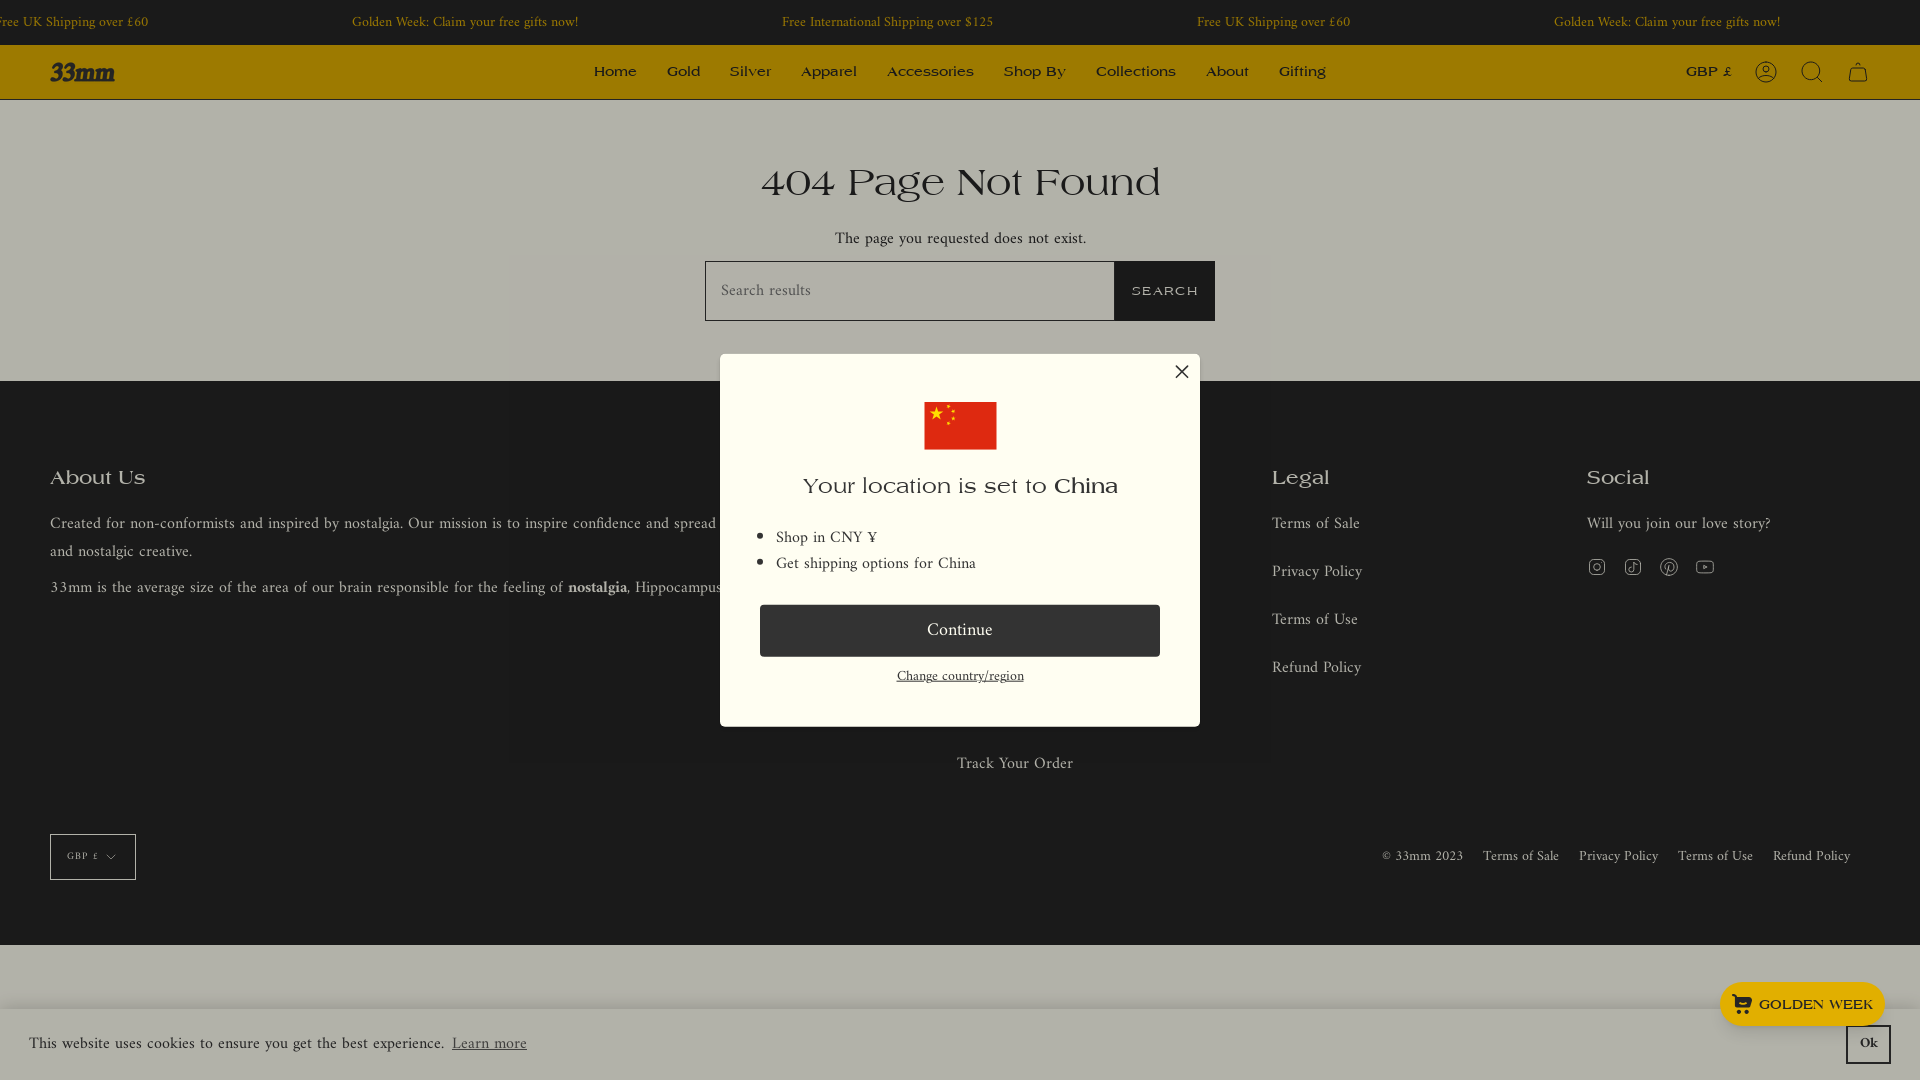  Describe the element at coordinates (1019, 571) in the screenshot. I see `'Shipping & Returns'` at that location.